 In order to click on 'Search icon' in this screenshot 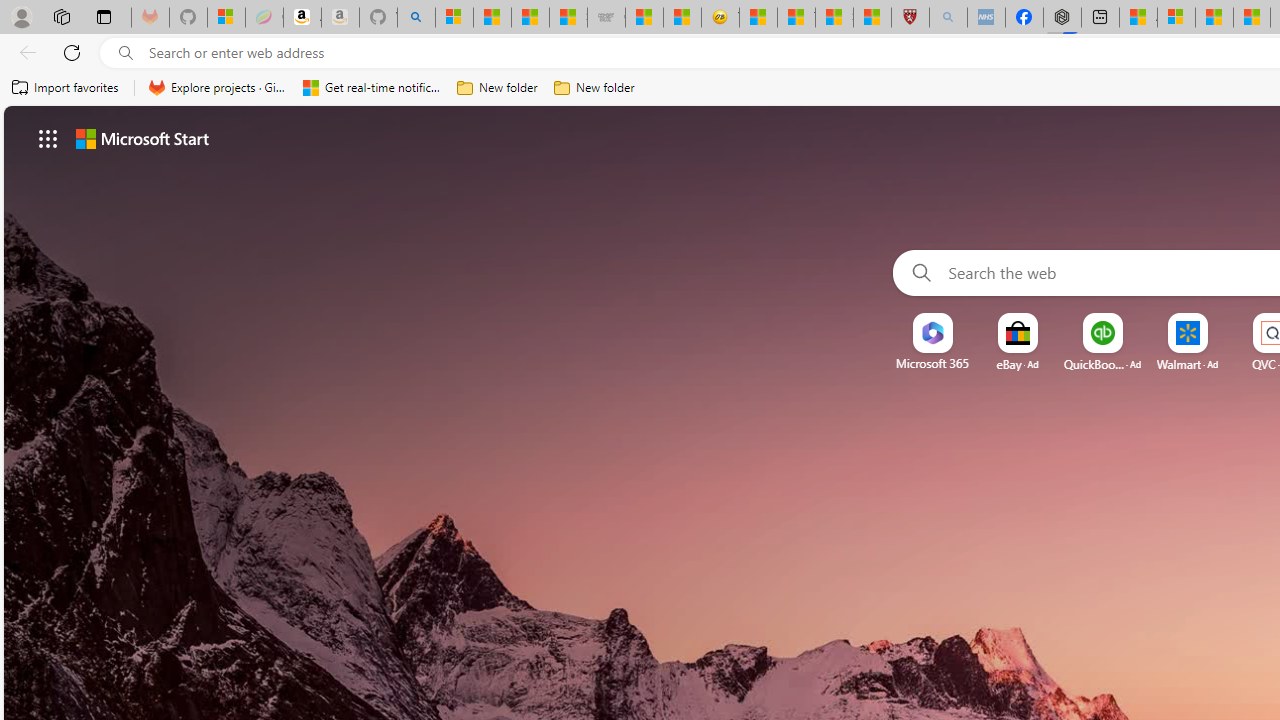, I will do `click(125, 52)`.